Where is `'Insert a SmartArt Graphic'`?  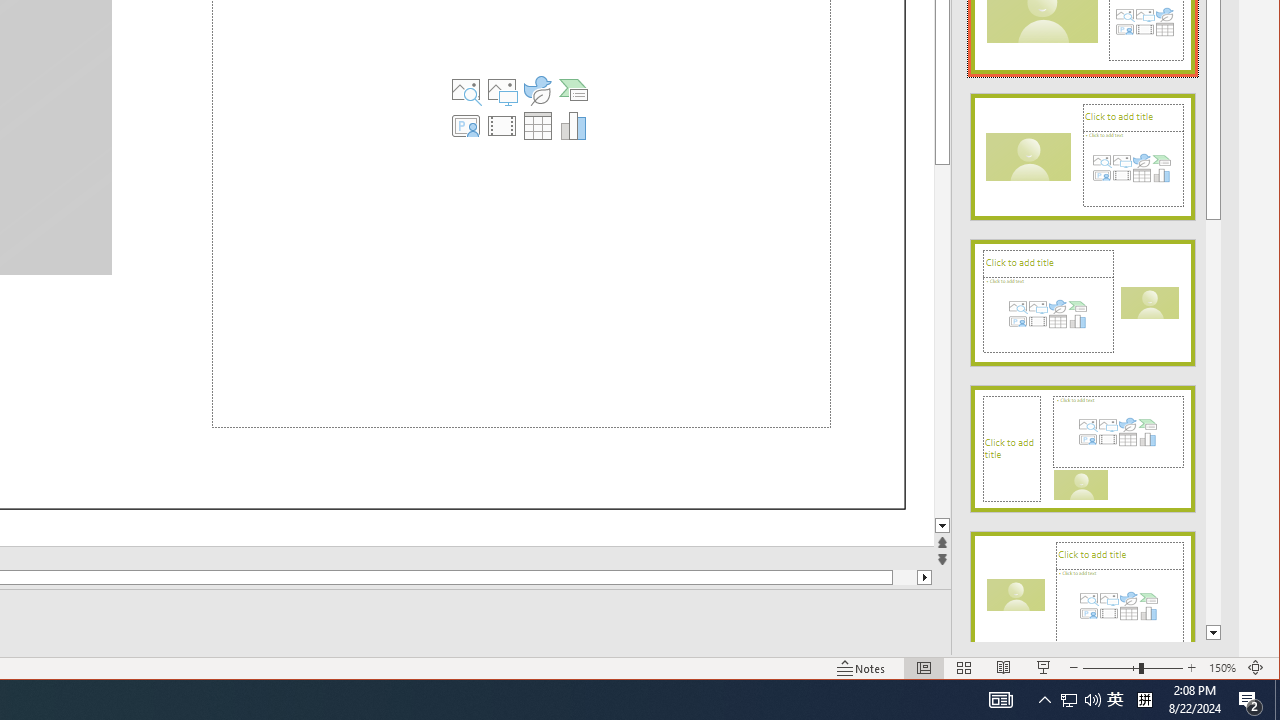
'Insert a SmartArt Graphic' is located at coordinates (573, 90).